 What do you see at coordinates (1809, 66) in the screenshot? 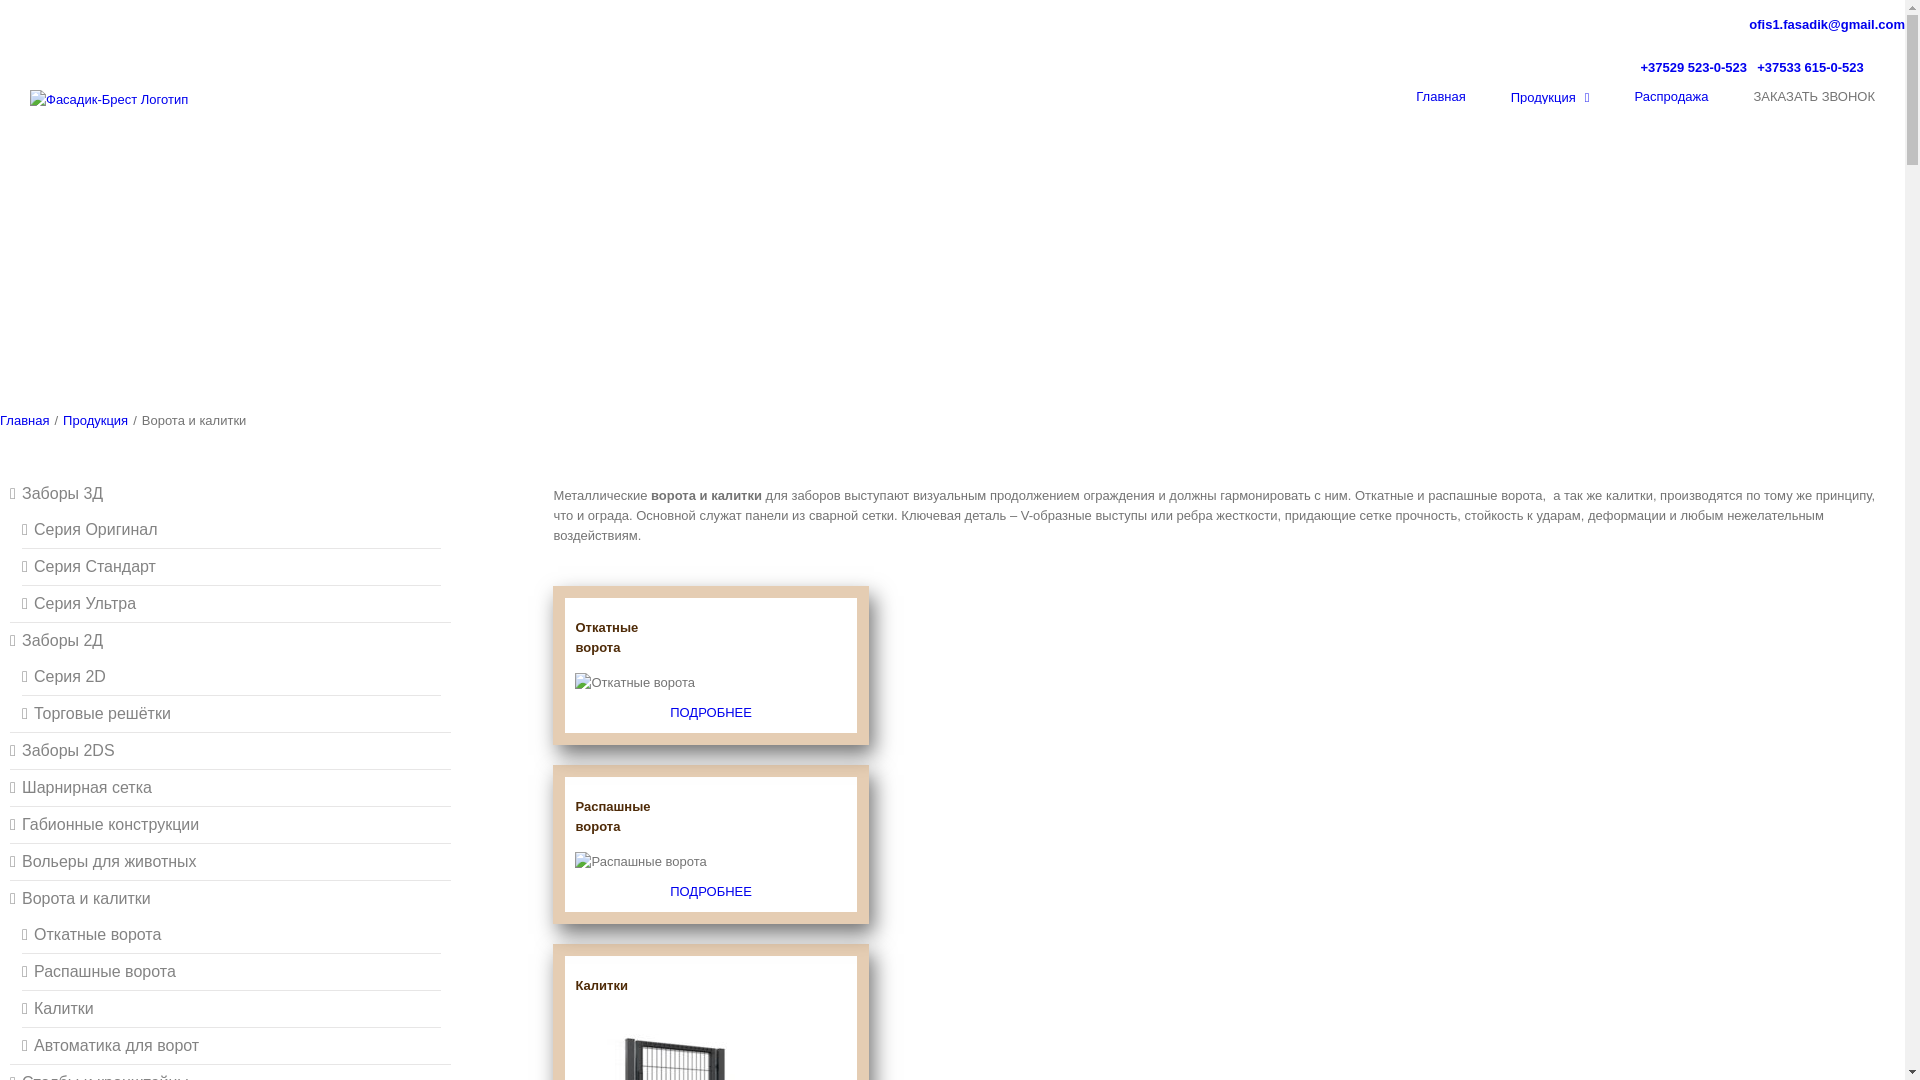
I see `'+37533 615-0-523'` at bounding box center [1809, 66].